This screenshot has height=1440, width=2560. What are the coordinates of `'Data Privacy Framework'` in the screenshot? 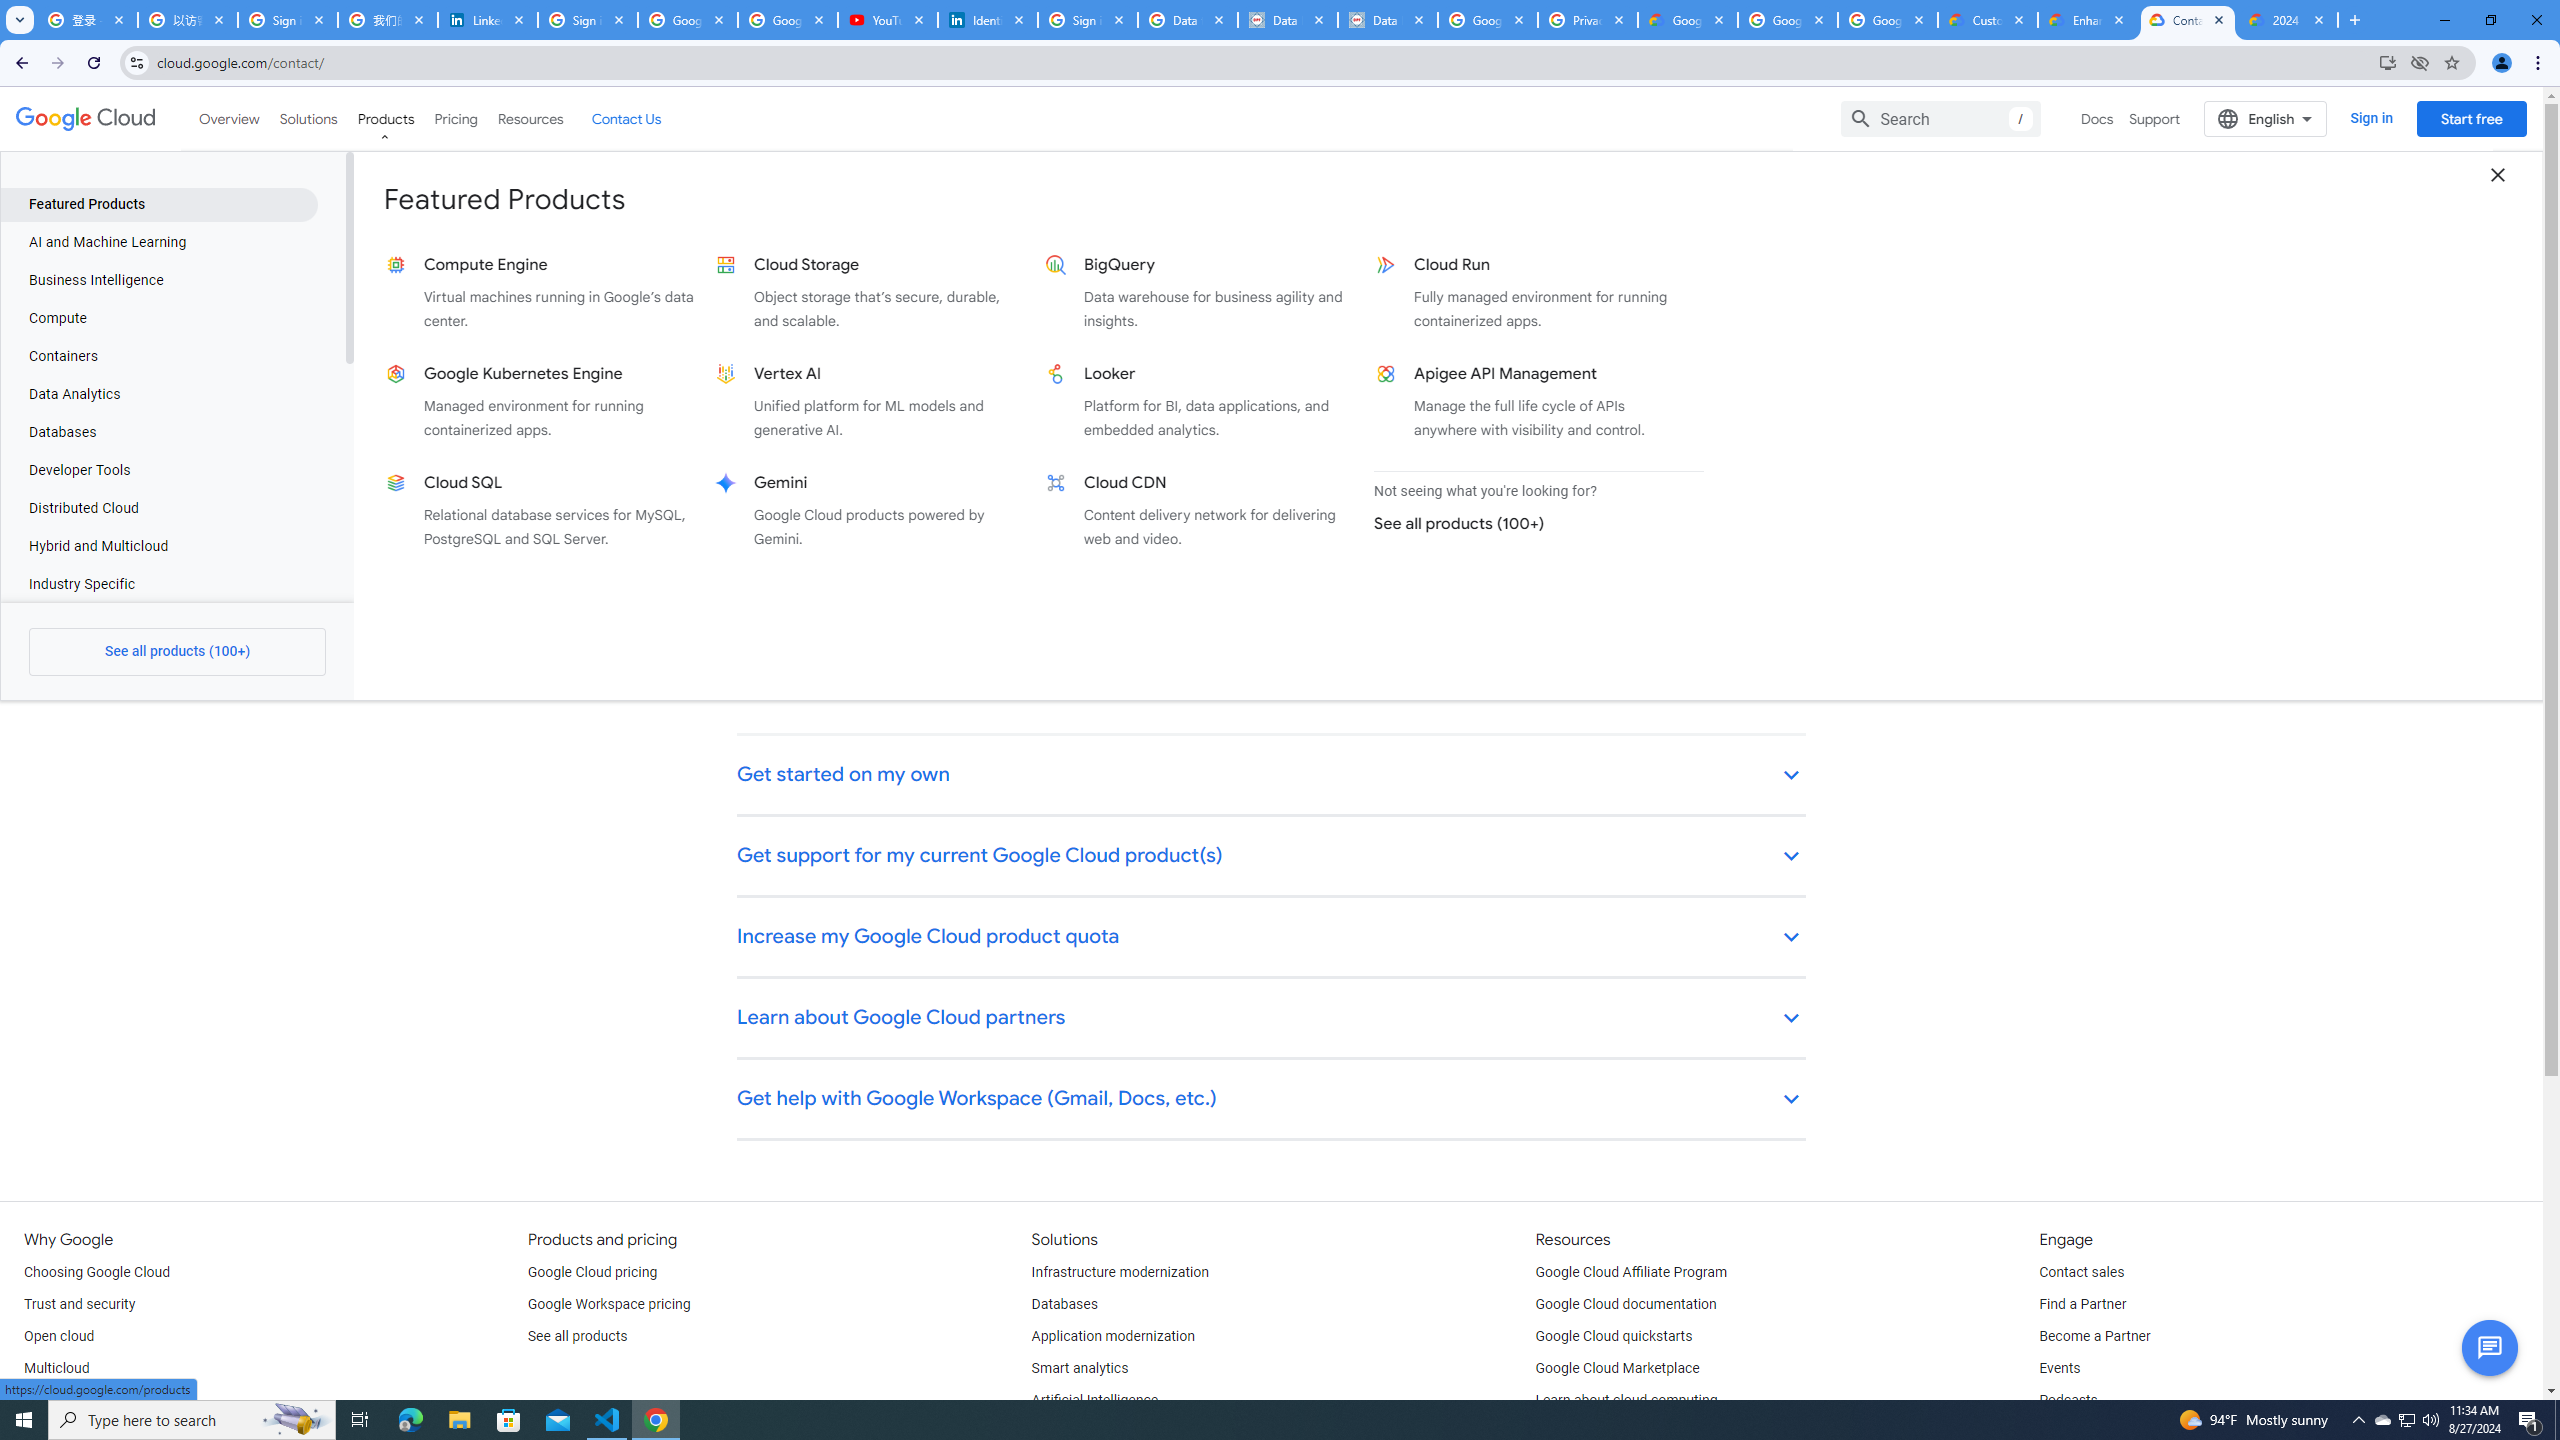 It's located at (1386, 19).